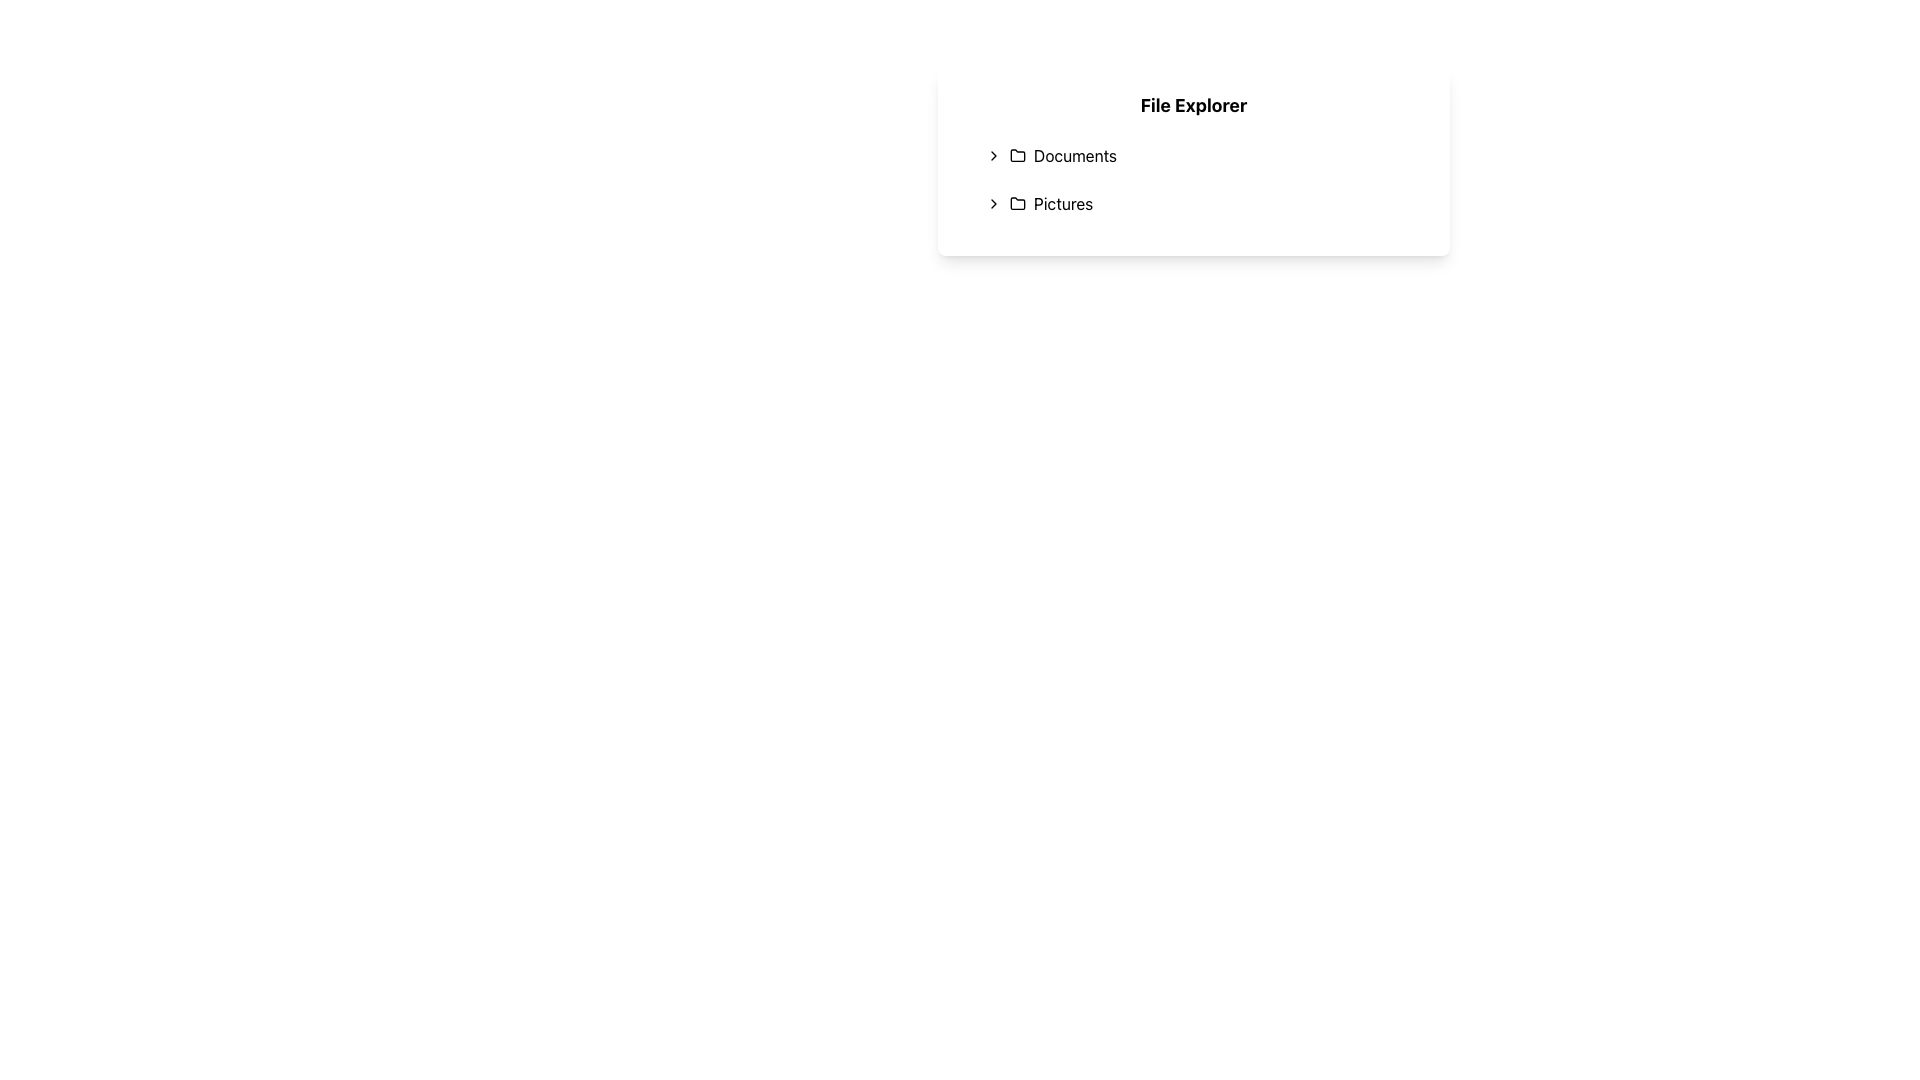 The width and height of the screenshot is (1920, 1080). What do you see at coordinates (1017, 154) in the screenshot?
I see `the folder icon associated with the 'Documents' item in the file navigation list by clicking on it` at bounding box center [1017, 154].